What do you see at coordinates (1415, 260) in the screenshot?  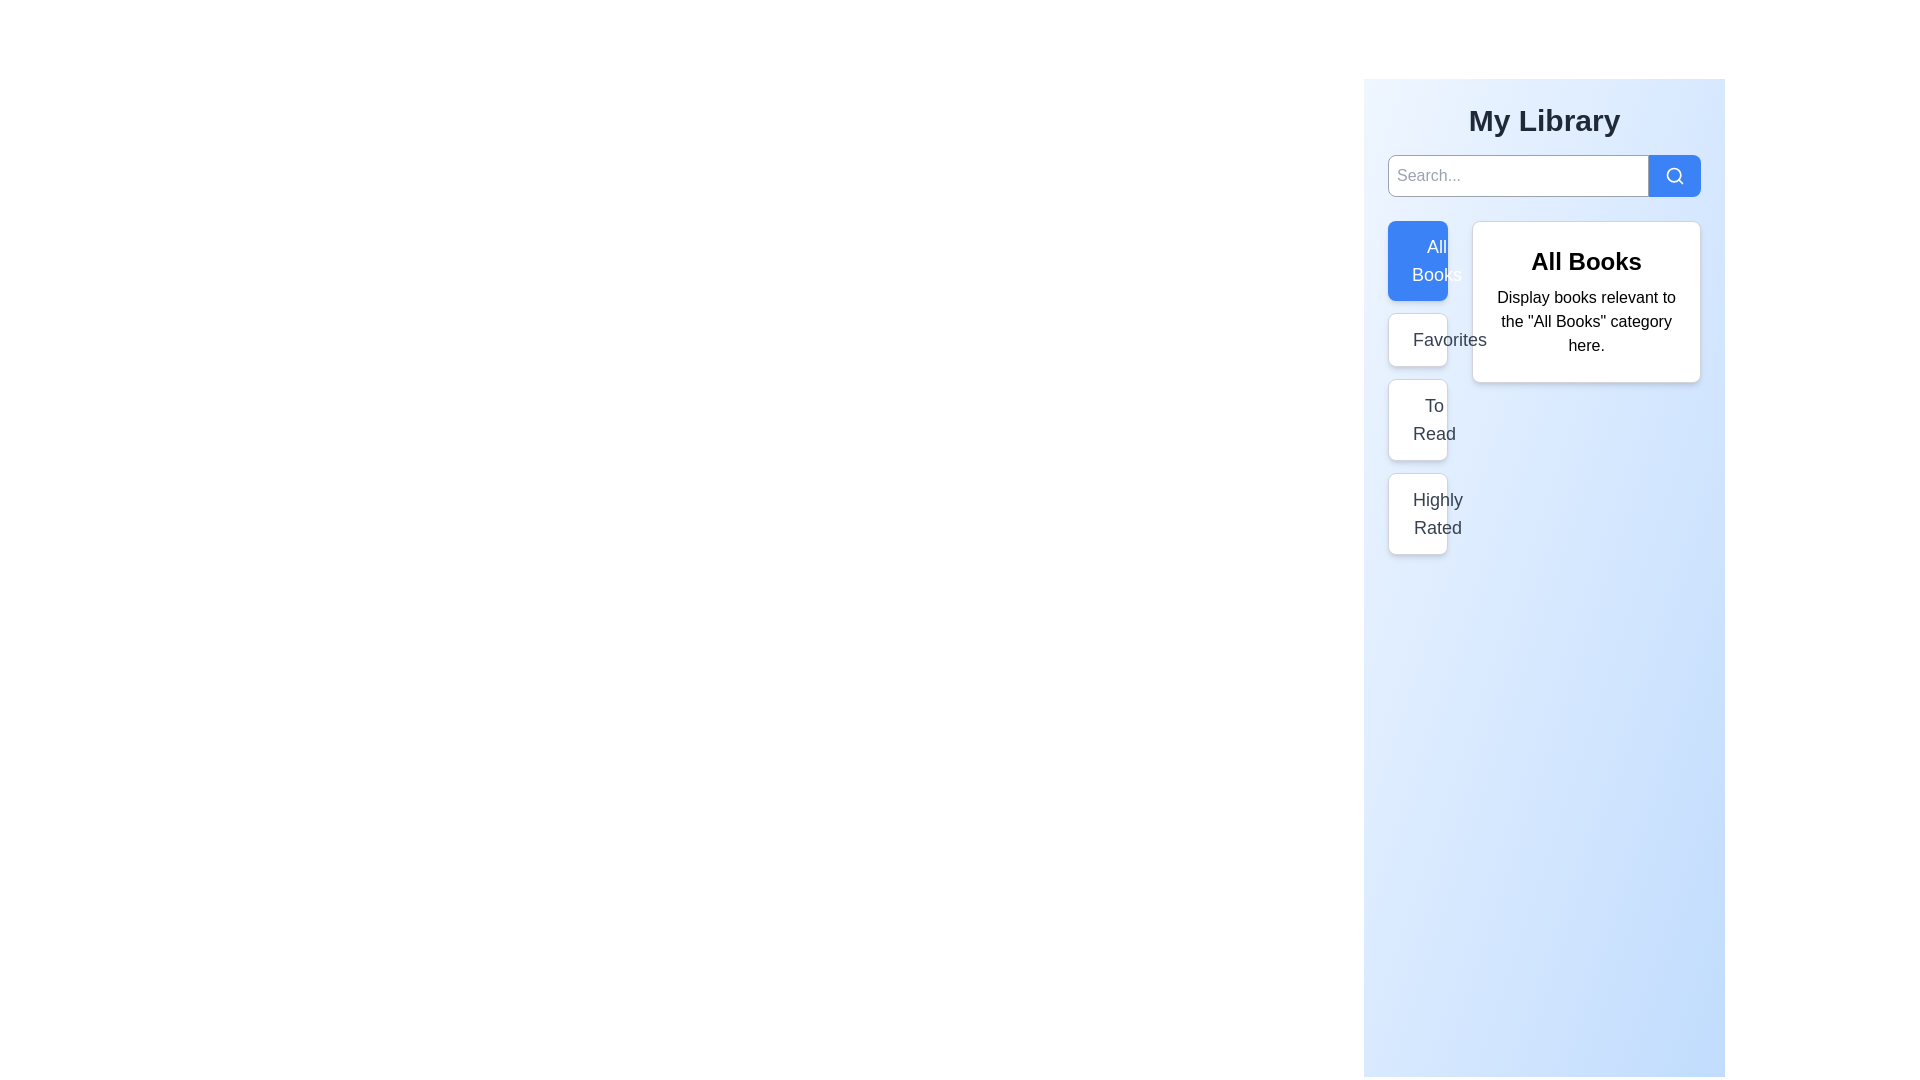 I see `the 'All Books' icon in the sidebar menu, which is located to the left of its corresponding label text` at bounding box center [1415, 260].